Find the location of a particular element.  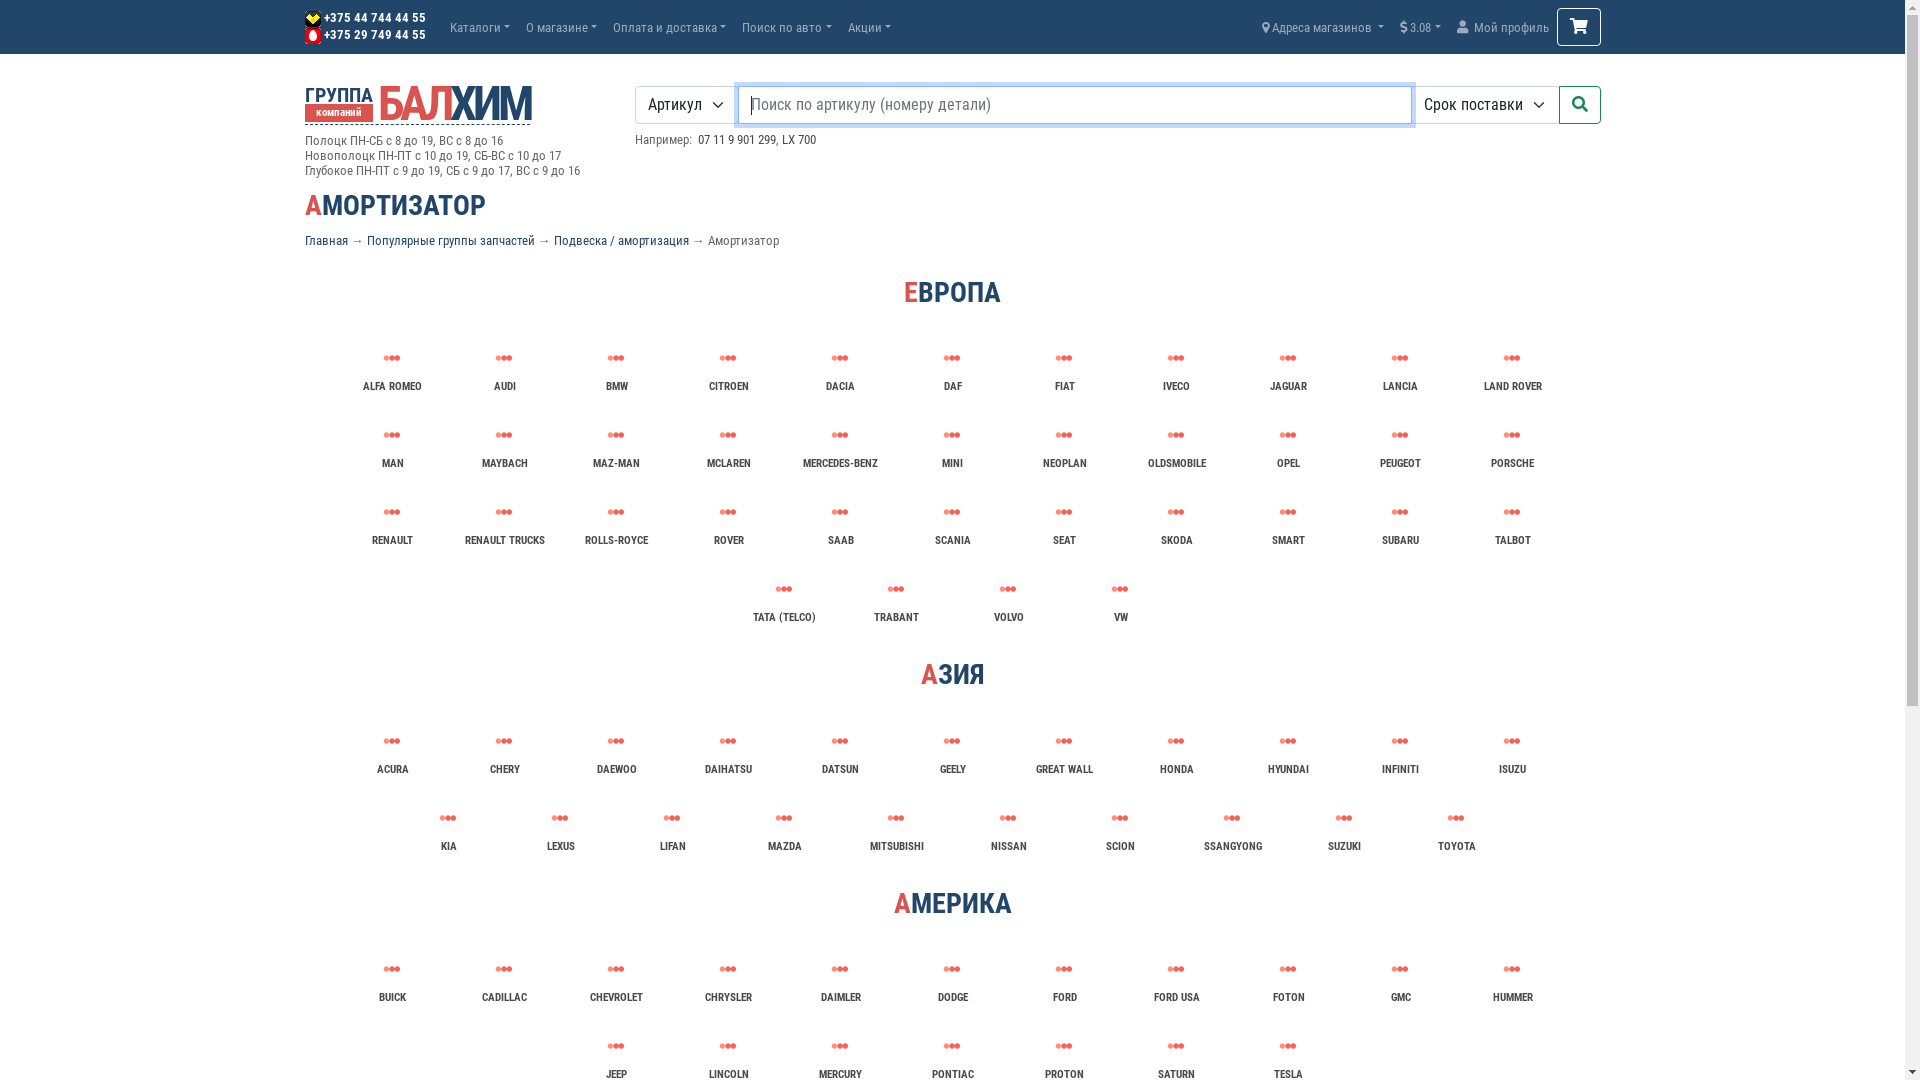

'NISSAN' is located at coordinates (1008, 825).